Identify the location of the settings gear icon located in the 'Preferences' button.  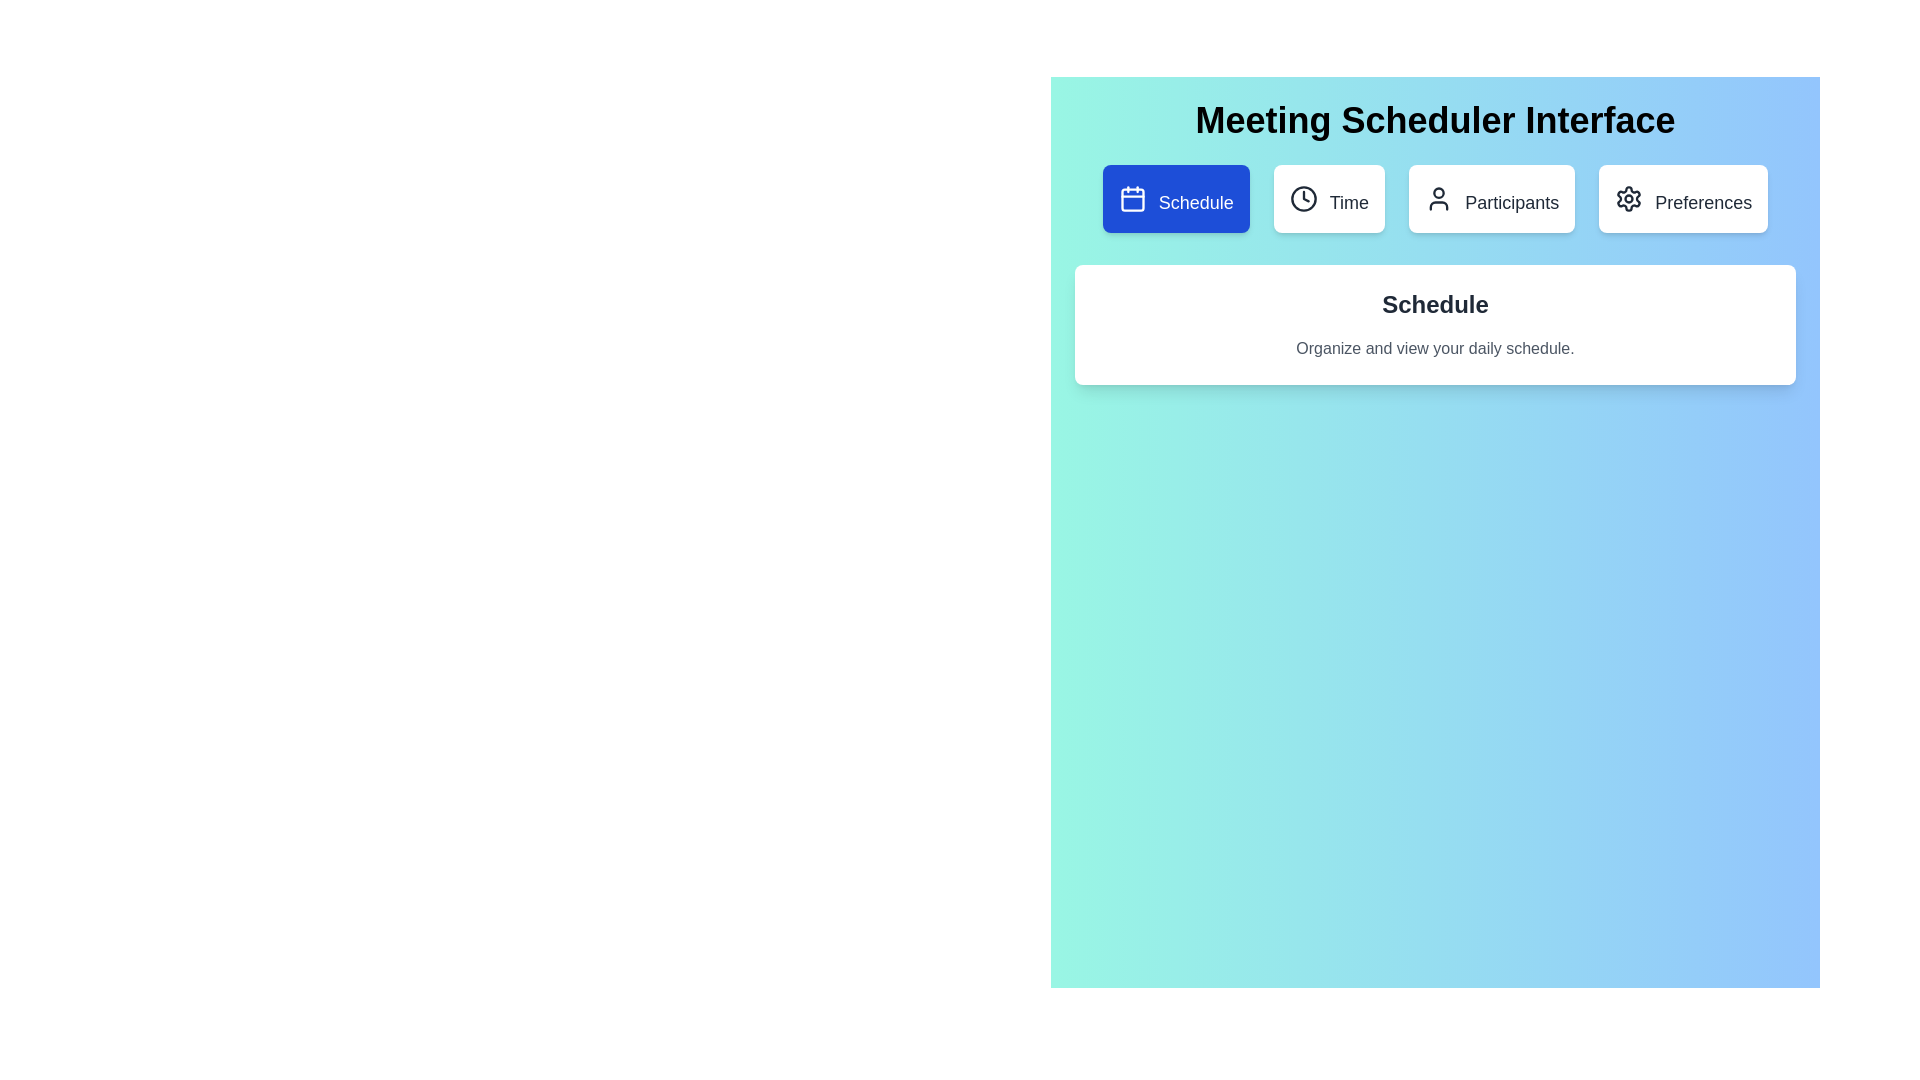
(1628, 199).